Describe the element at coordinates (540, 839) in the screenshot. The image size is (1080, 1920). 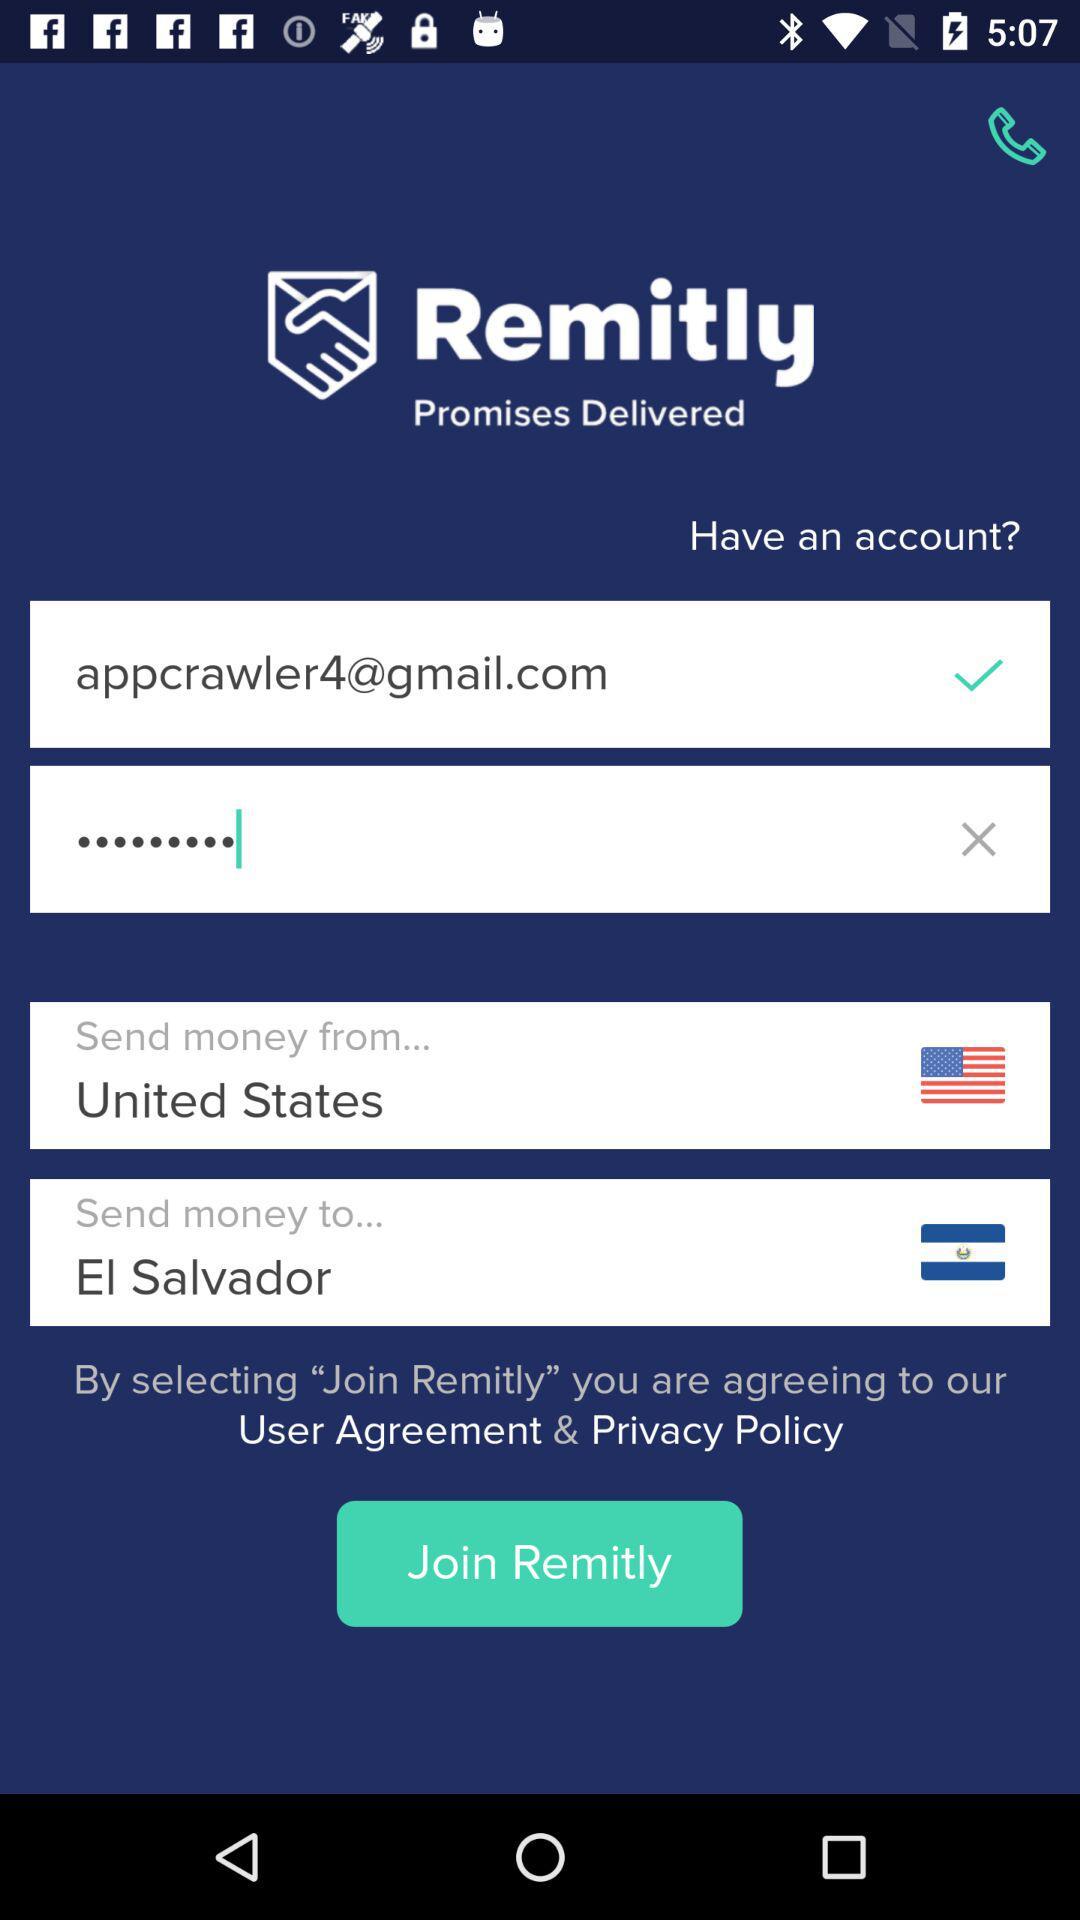
I see `the item below appcrawler4@gmail.com item` at that location.